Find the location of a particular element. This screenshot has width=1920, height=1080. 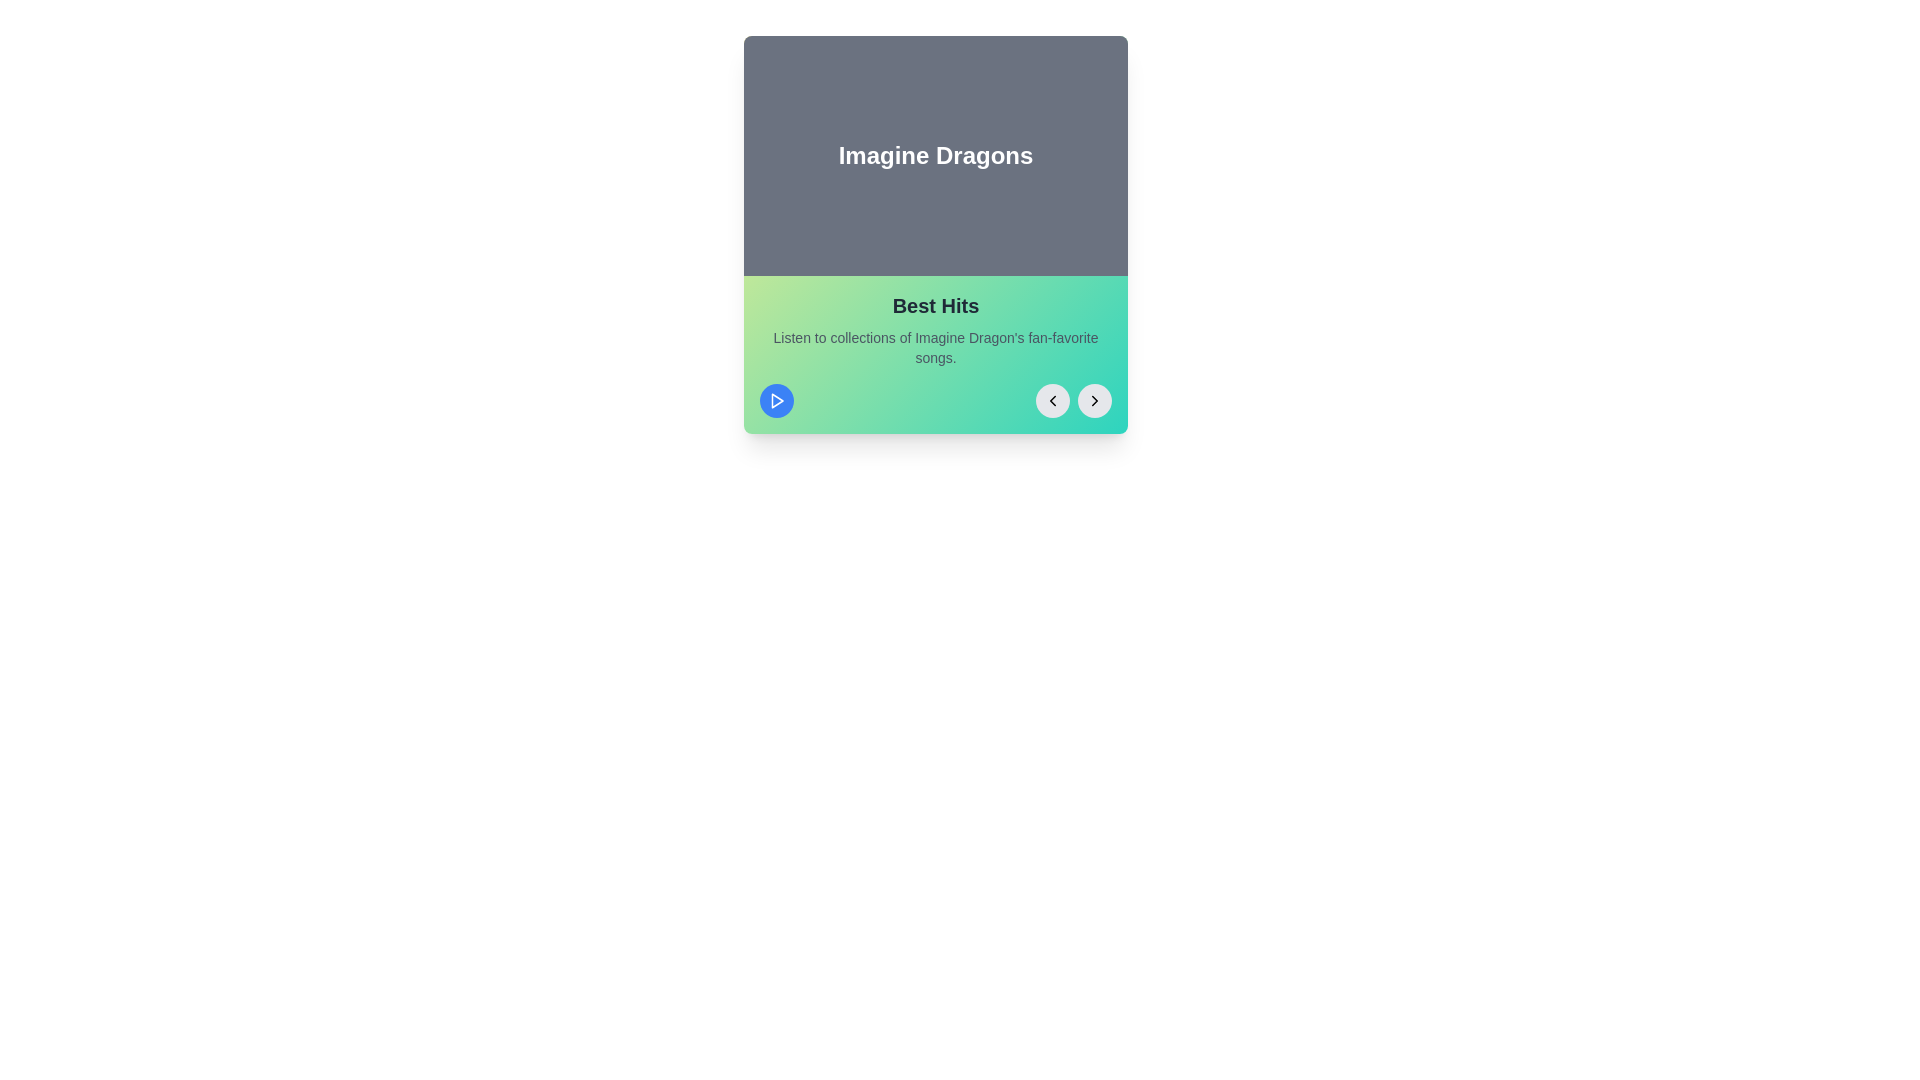

the leftmost circular blue button with a white triangular play icon located at the bottom center of the card UI is located at coordinates (776, 401).